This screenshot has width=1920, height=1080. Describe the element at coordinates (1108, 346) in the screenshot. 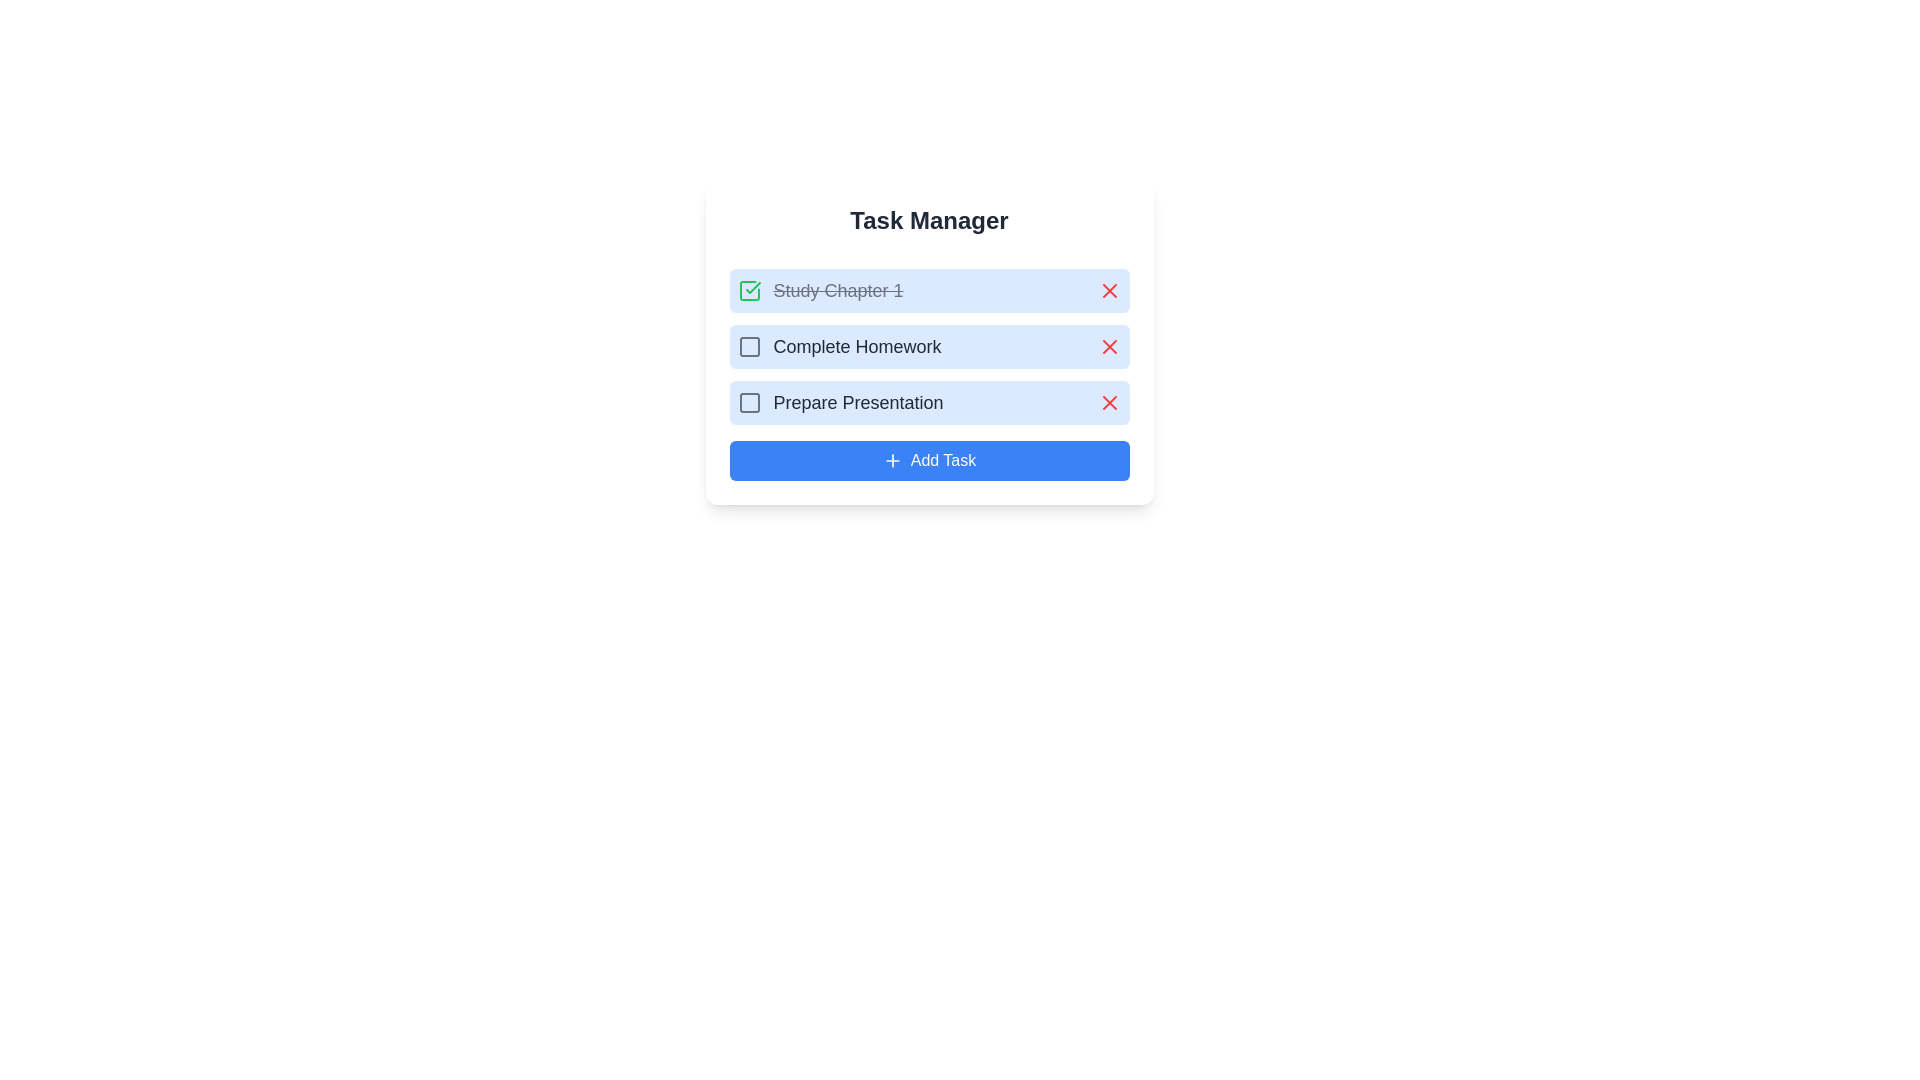

I see `the red circular cross icon on the far right side of the task item row labeled 'Complete Homework'` at that location.